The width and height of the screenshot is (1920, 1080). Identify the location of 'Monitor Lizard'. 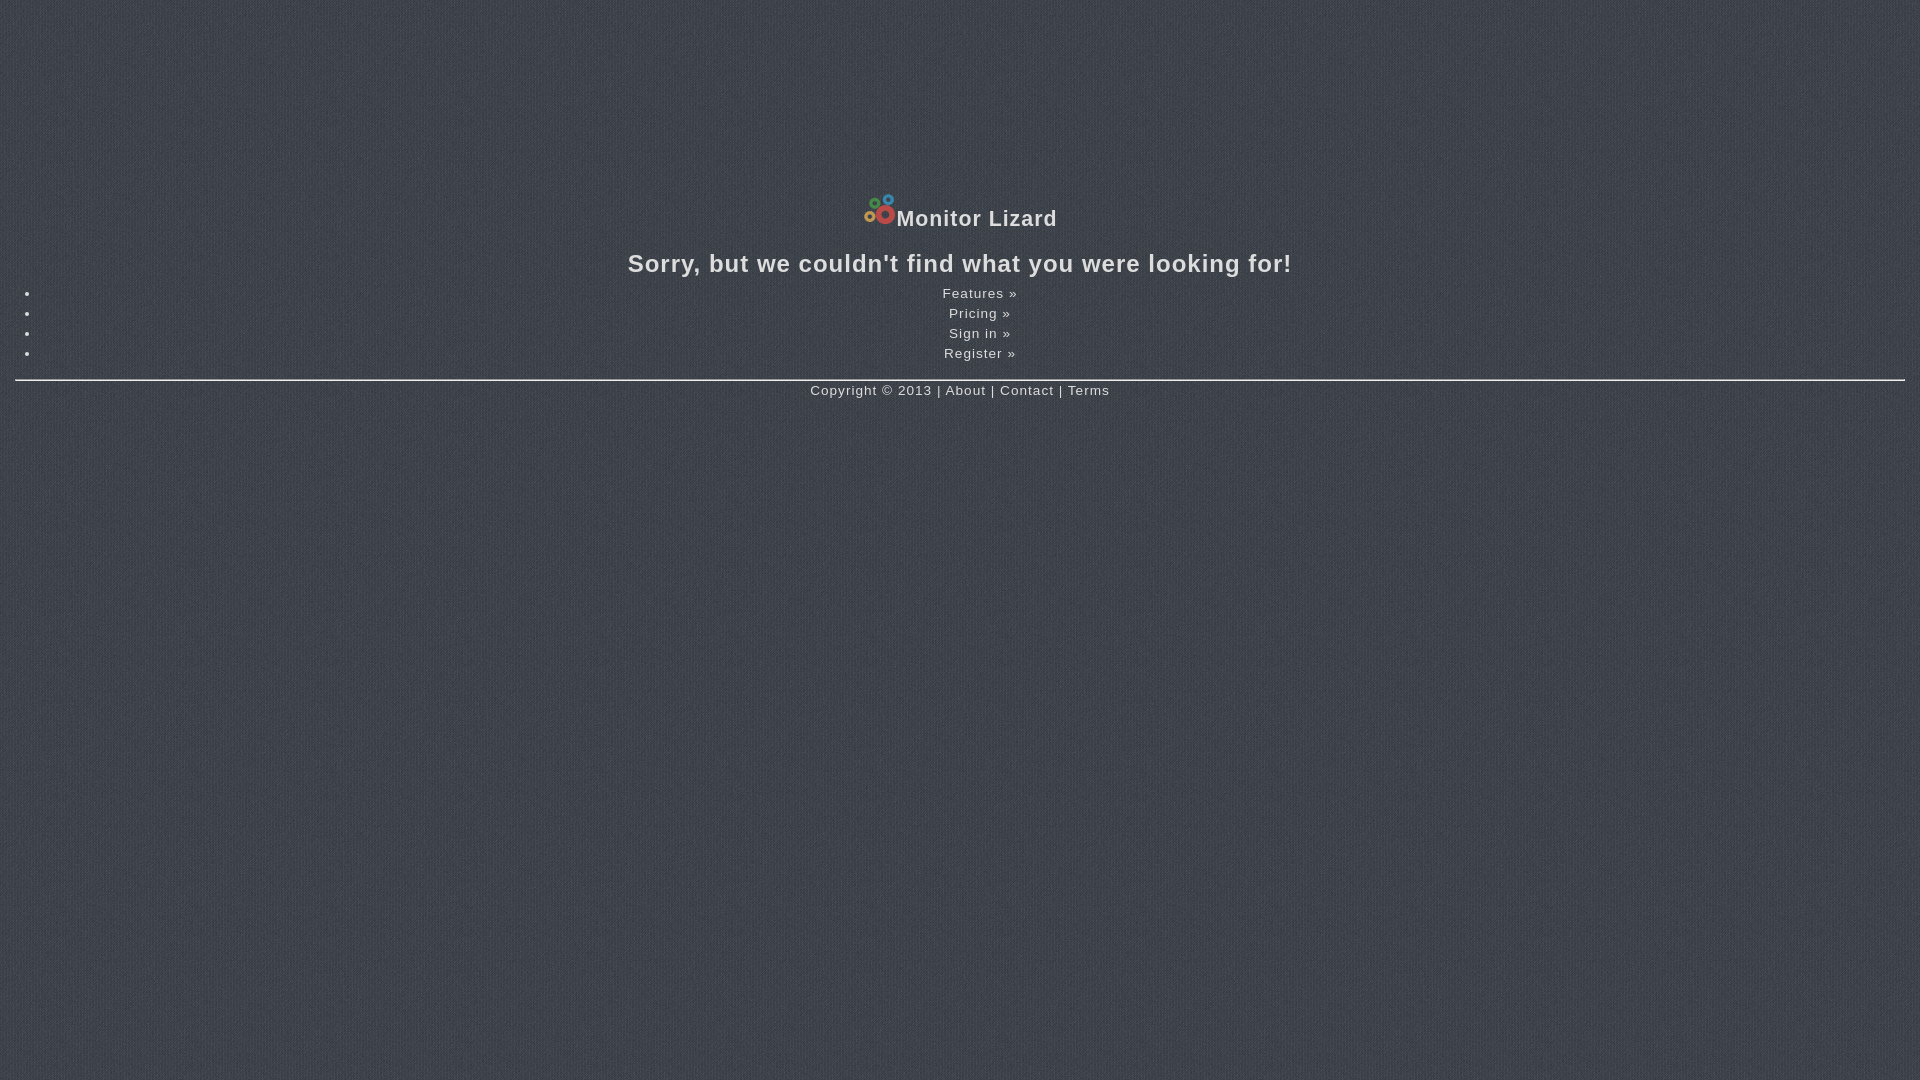
(863, 219).